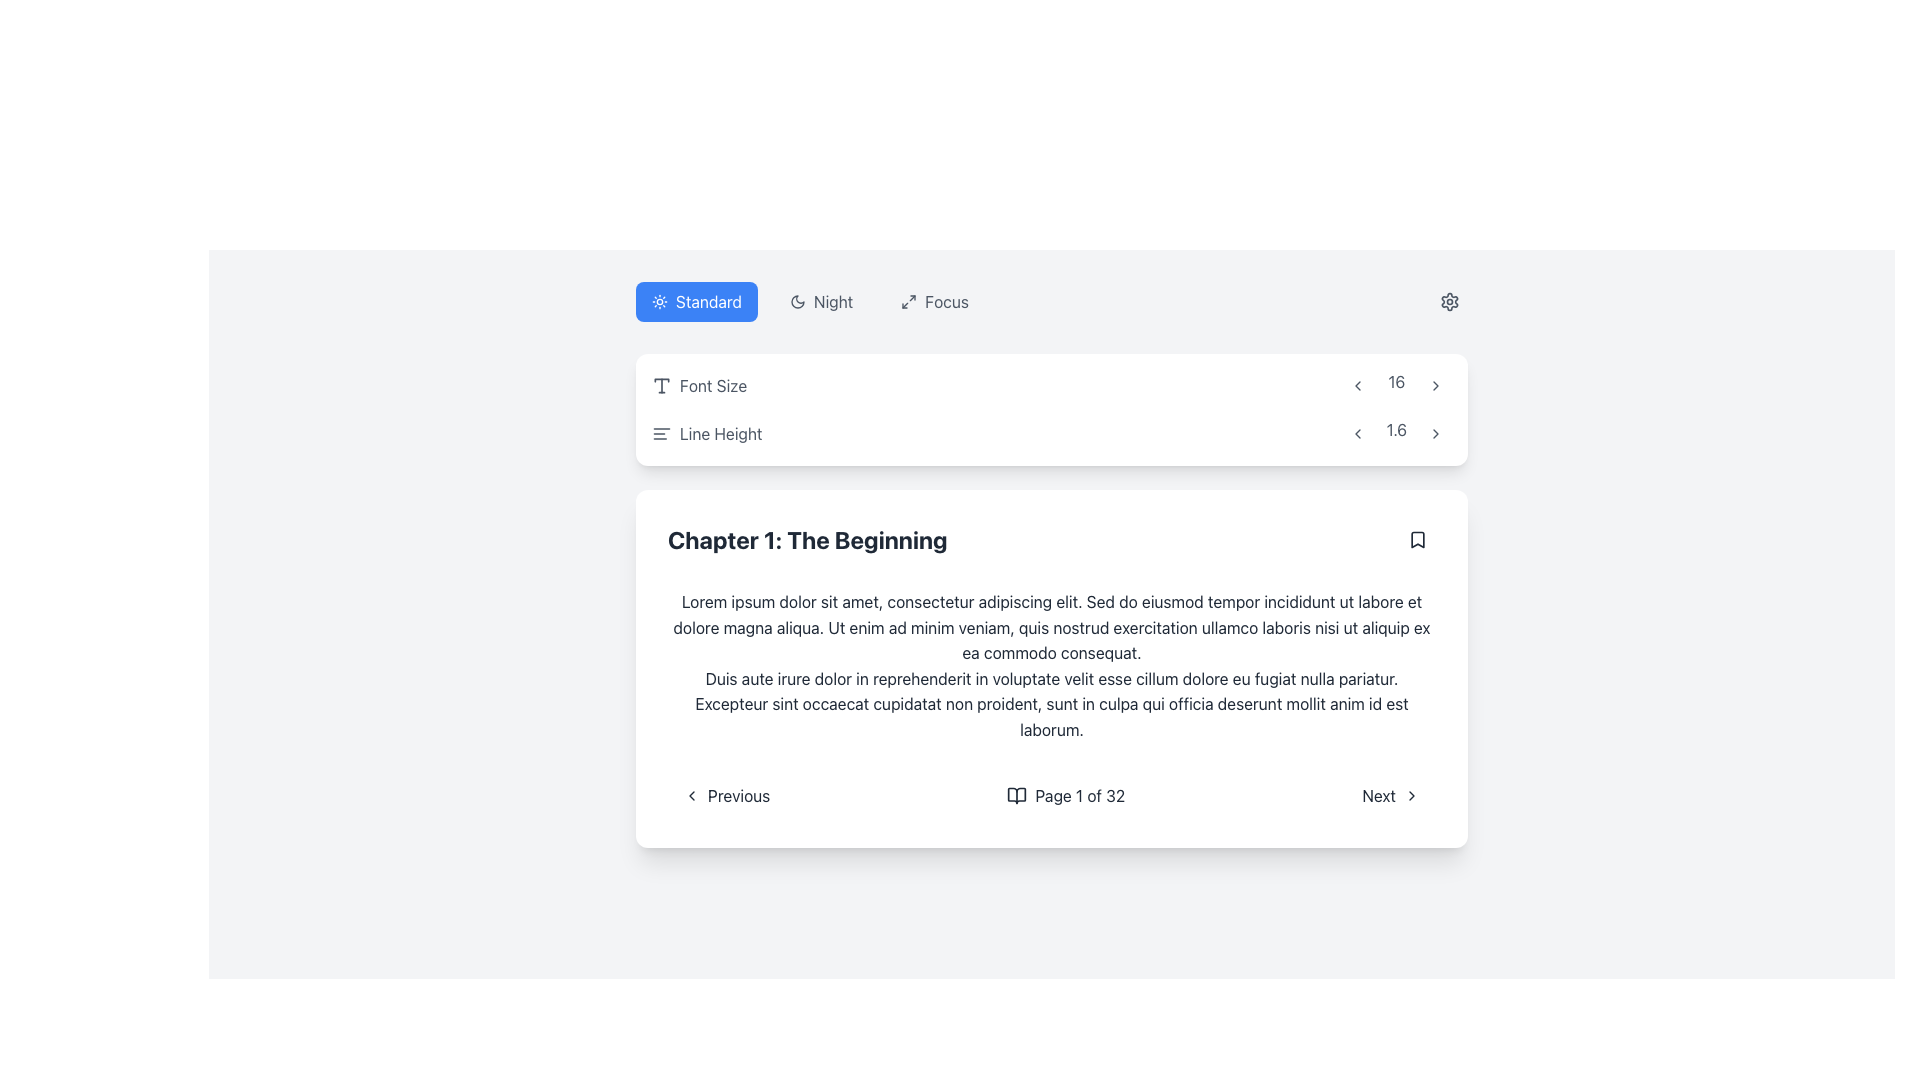 This screenshot has height=1080, width=1920. What do you see at coordinates (1357, 433) in the screenshot?
I see `the Interactive Button located on the left of the numeric indicator '1.6'` at bounding box center [1357, 433].